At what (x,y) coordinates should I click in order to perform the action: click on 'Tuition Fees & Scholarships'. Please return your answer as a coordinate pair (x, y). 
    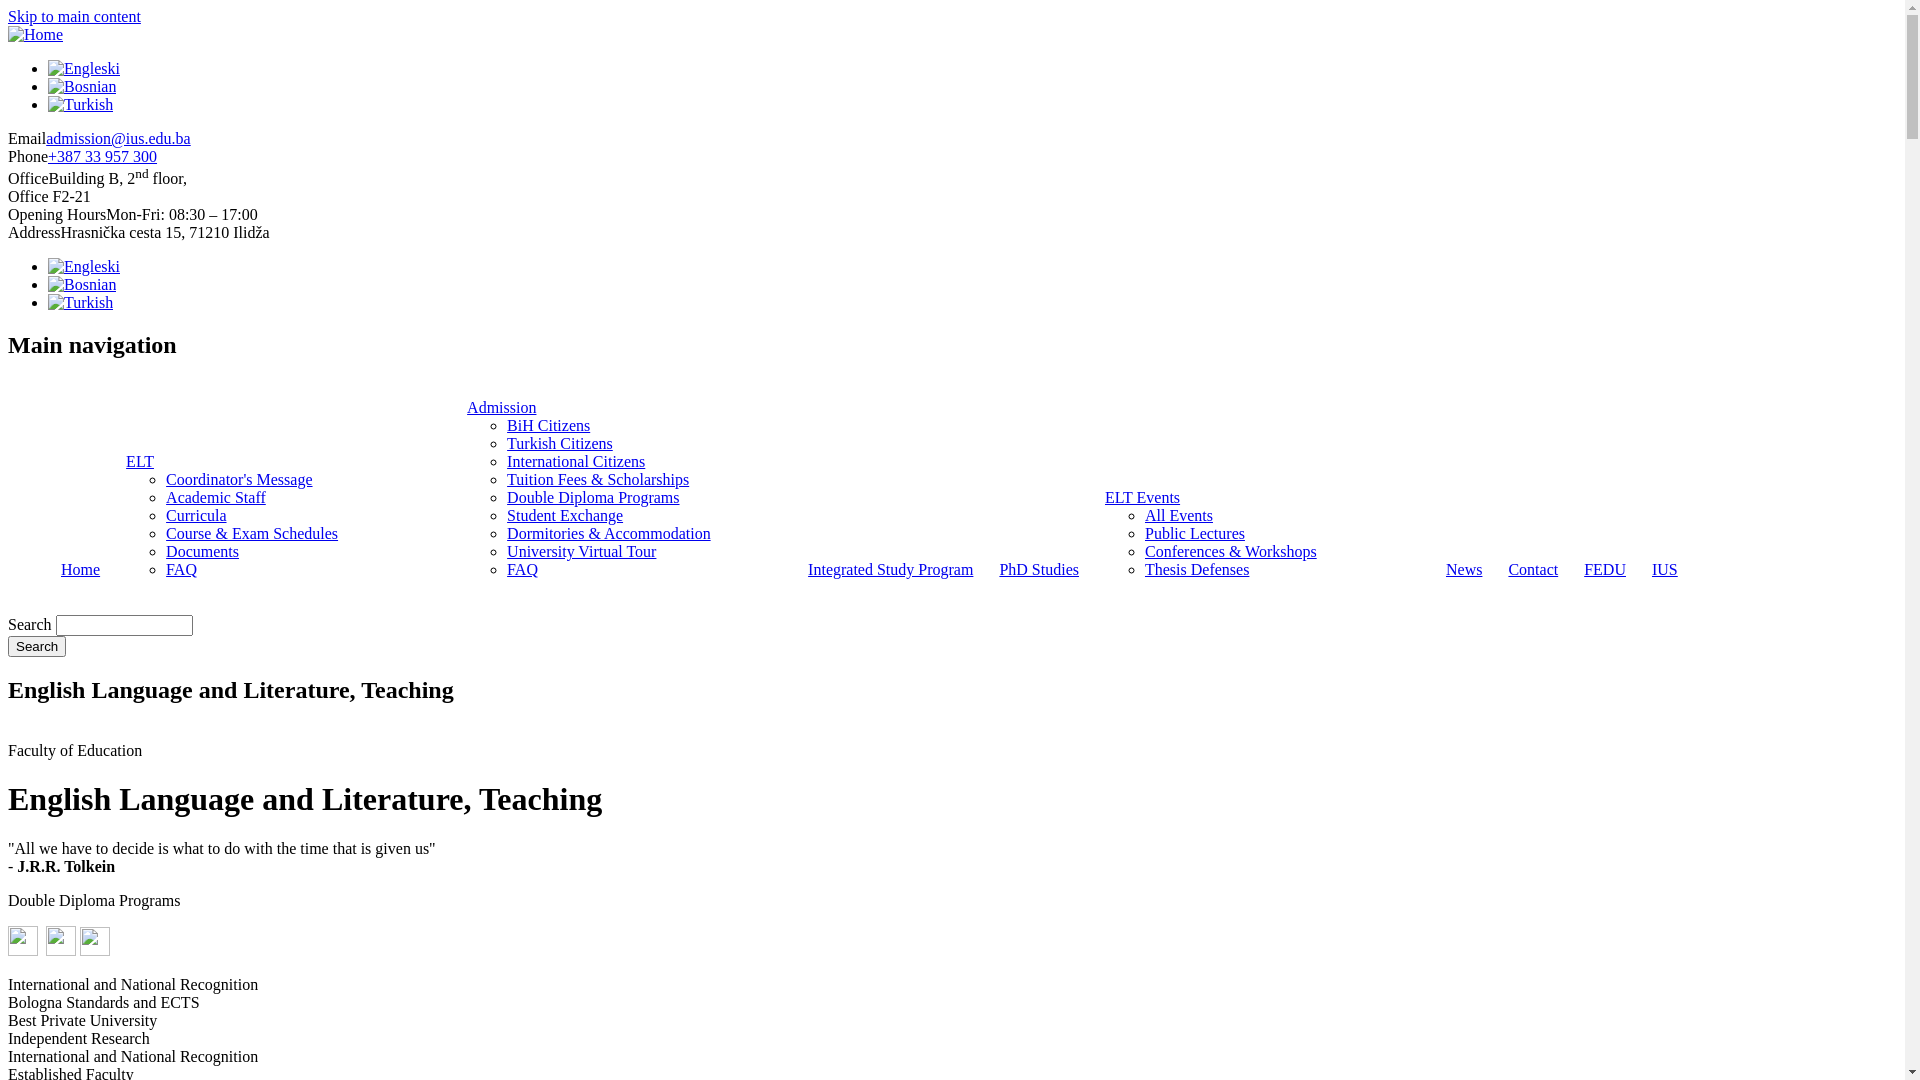
    Looking at the image, I should click on (597, 479).